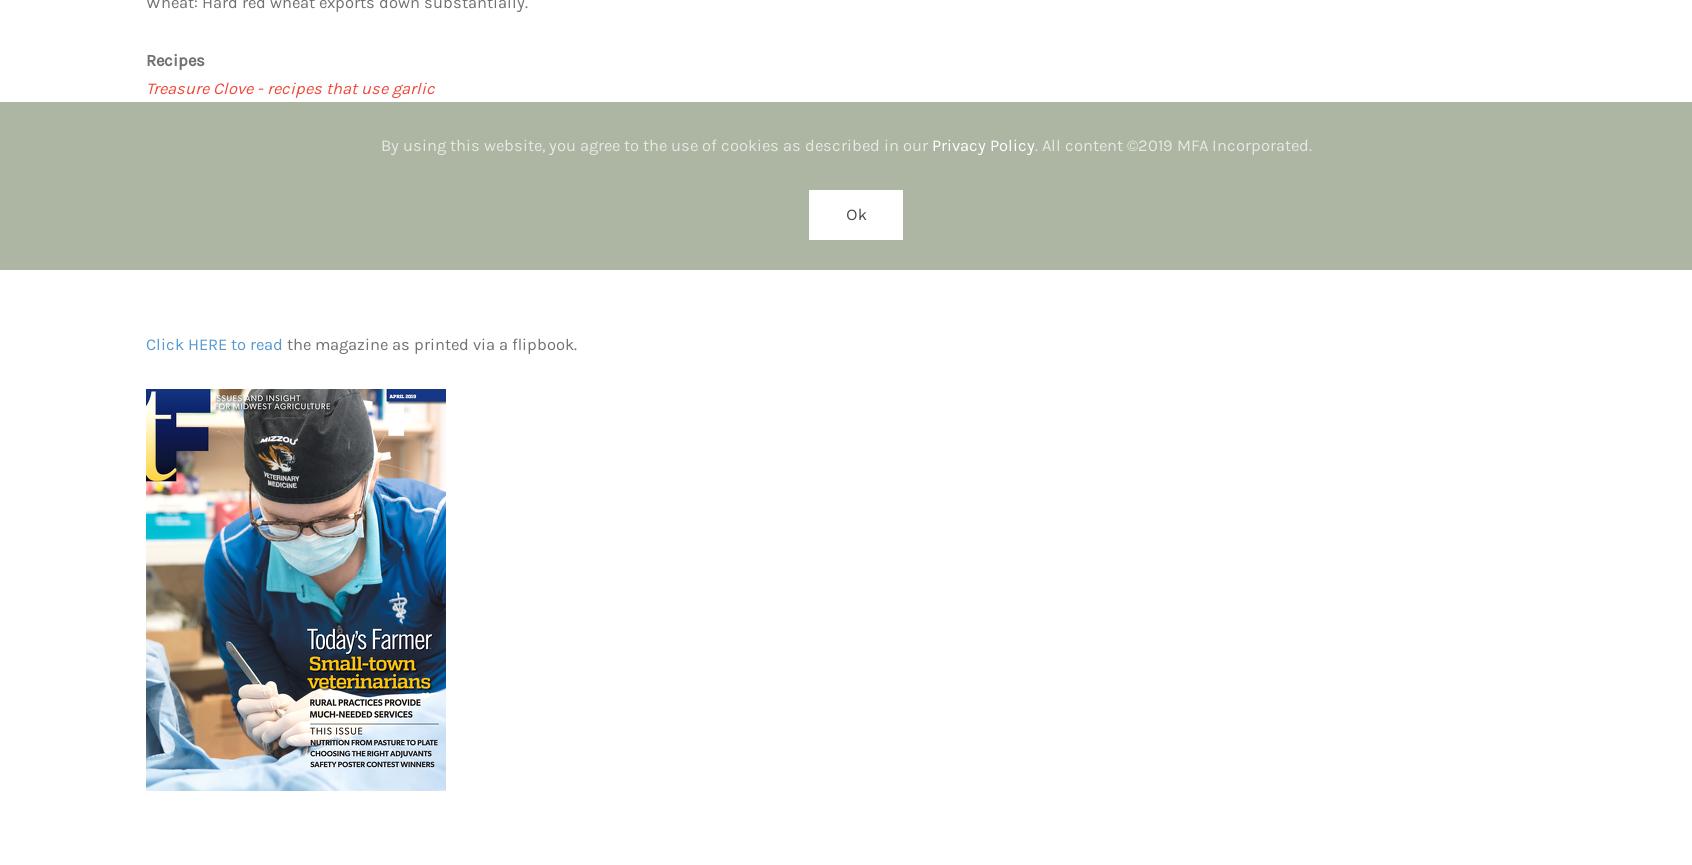 The image size is (1692, 865). I want to click on 'Click HERE to read', so click(214, 344).